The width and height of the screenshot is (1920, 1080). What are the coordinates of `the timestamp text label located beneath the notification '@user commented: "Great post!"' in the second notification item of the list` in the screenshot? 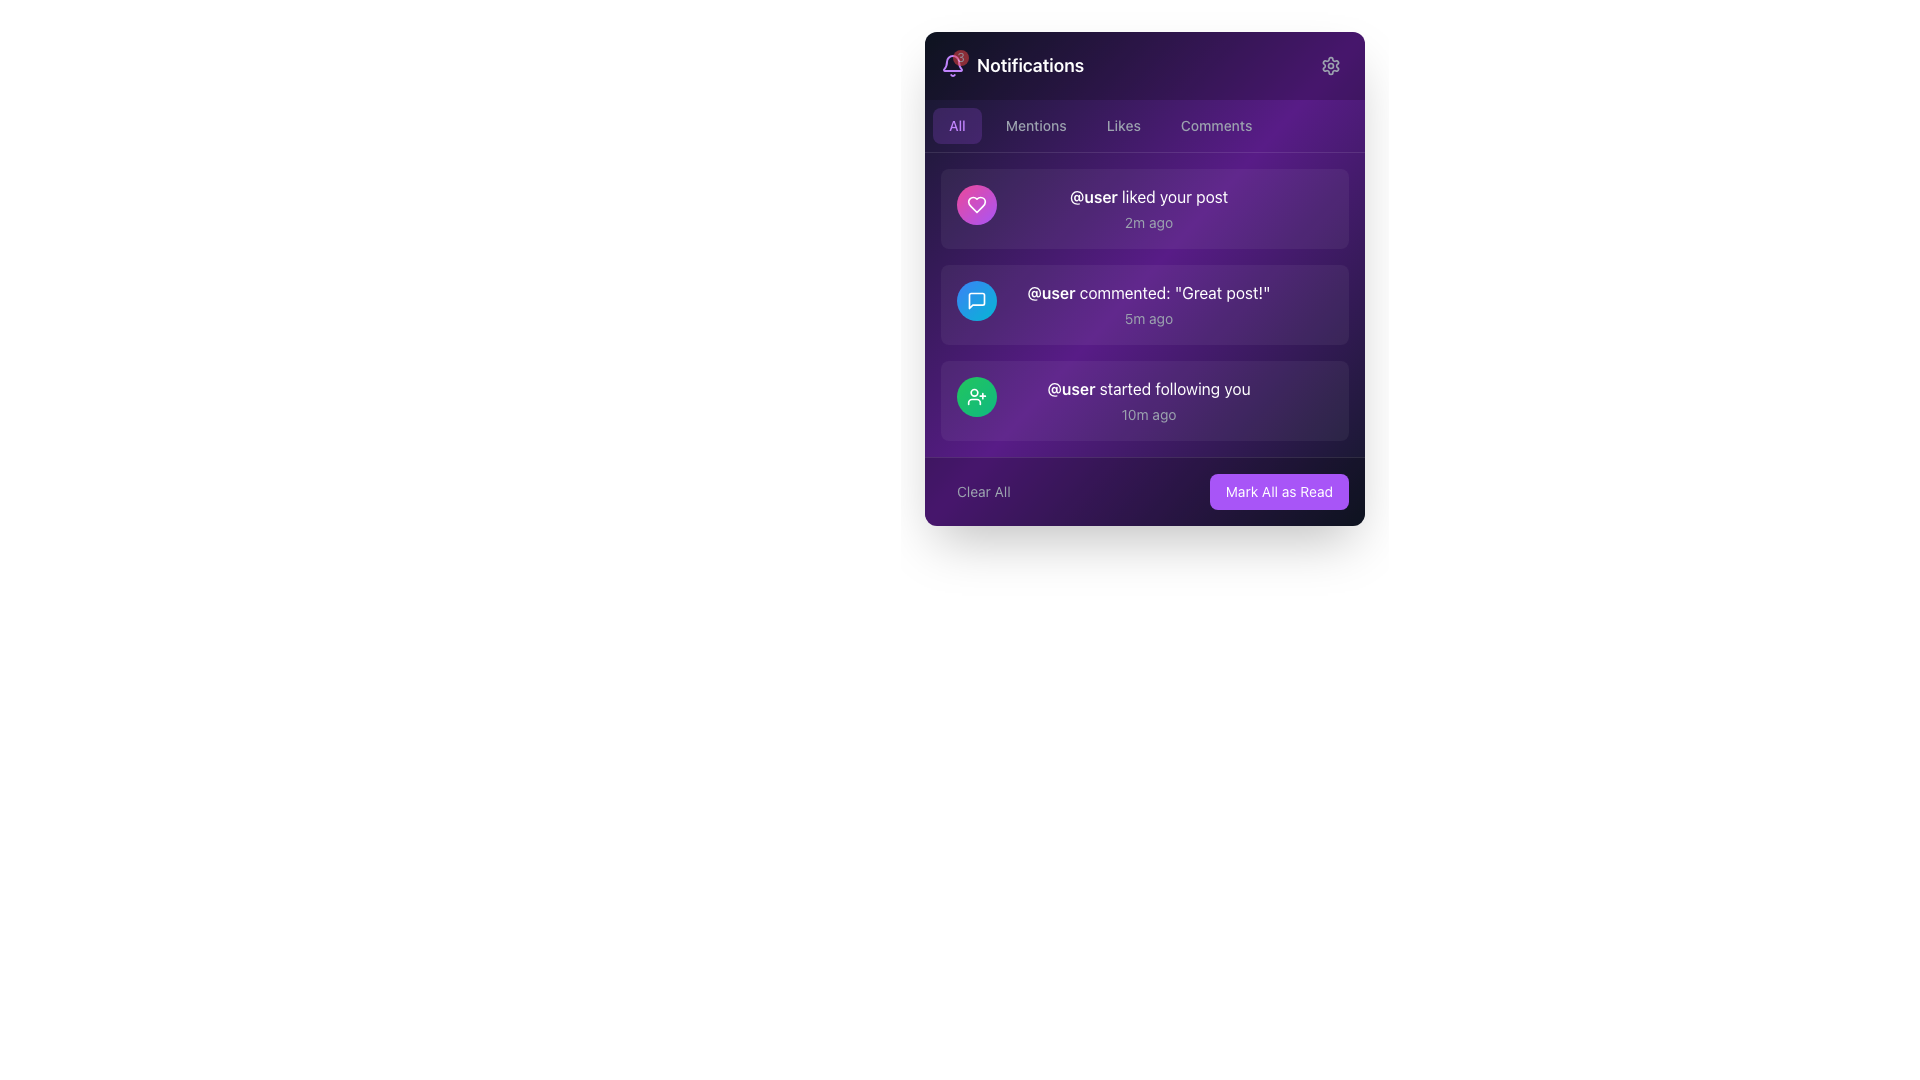 It's located at (1148, 318).